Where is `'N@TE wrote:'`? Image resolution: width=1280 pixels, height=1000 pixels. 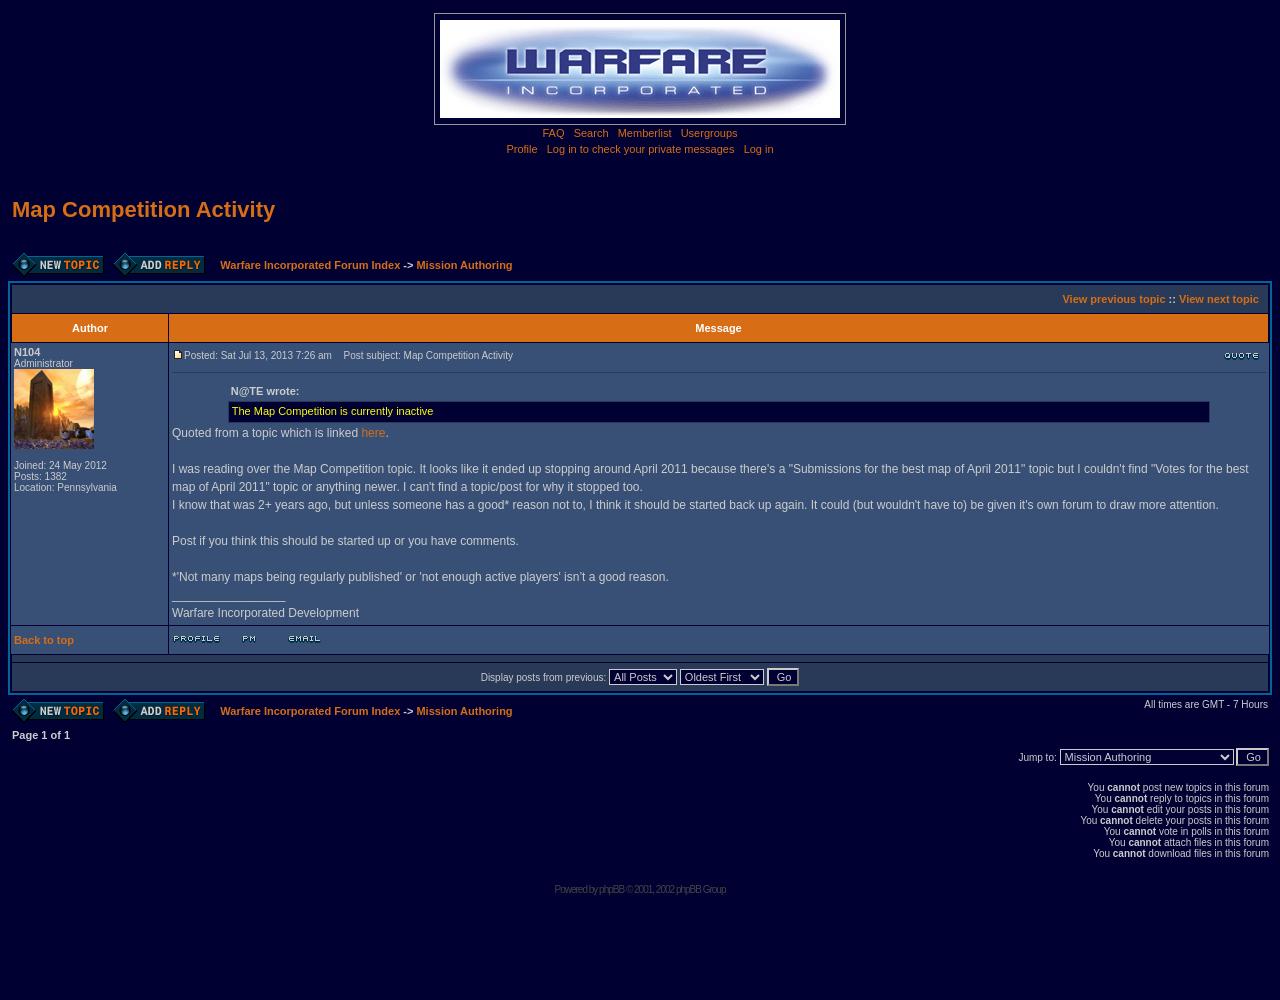 'N@TE wrote:' is located at coordinates (230, 391).